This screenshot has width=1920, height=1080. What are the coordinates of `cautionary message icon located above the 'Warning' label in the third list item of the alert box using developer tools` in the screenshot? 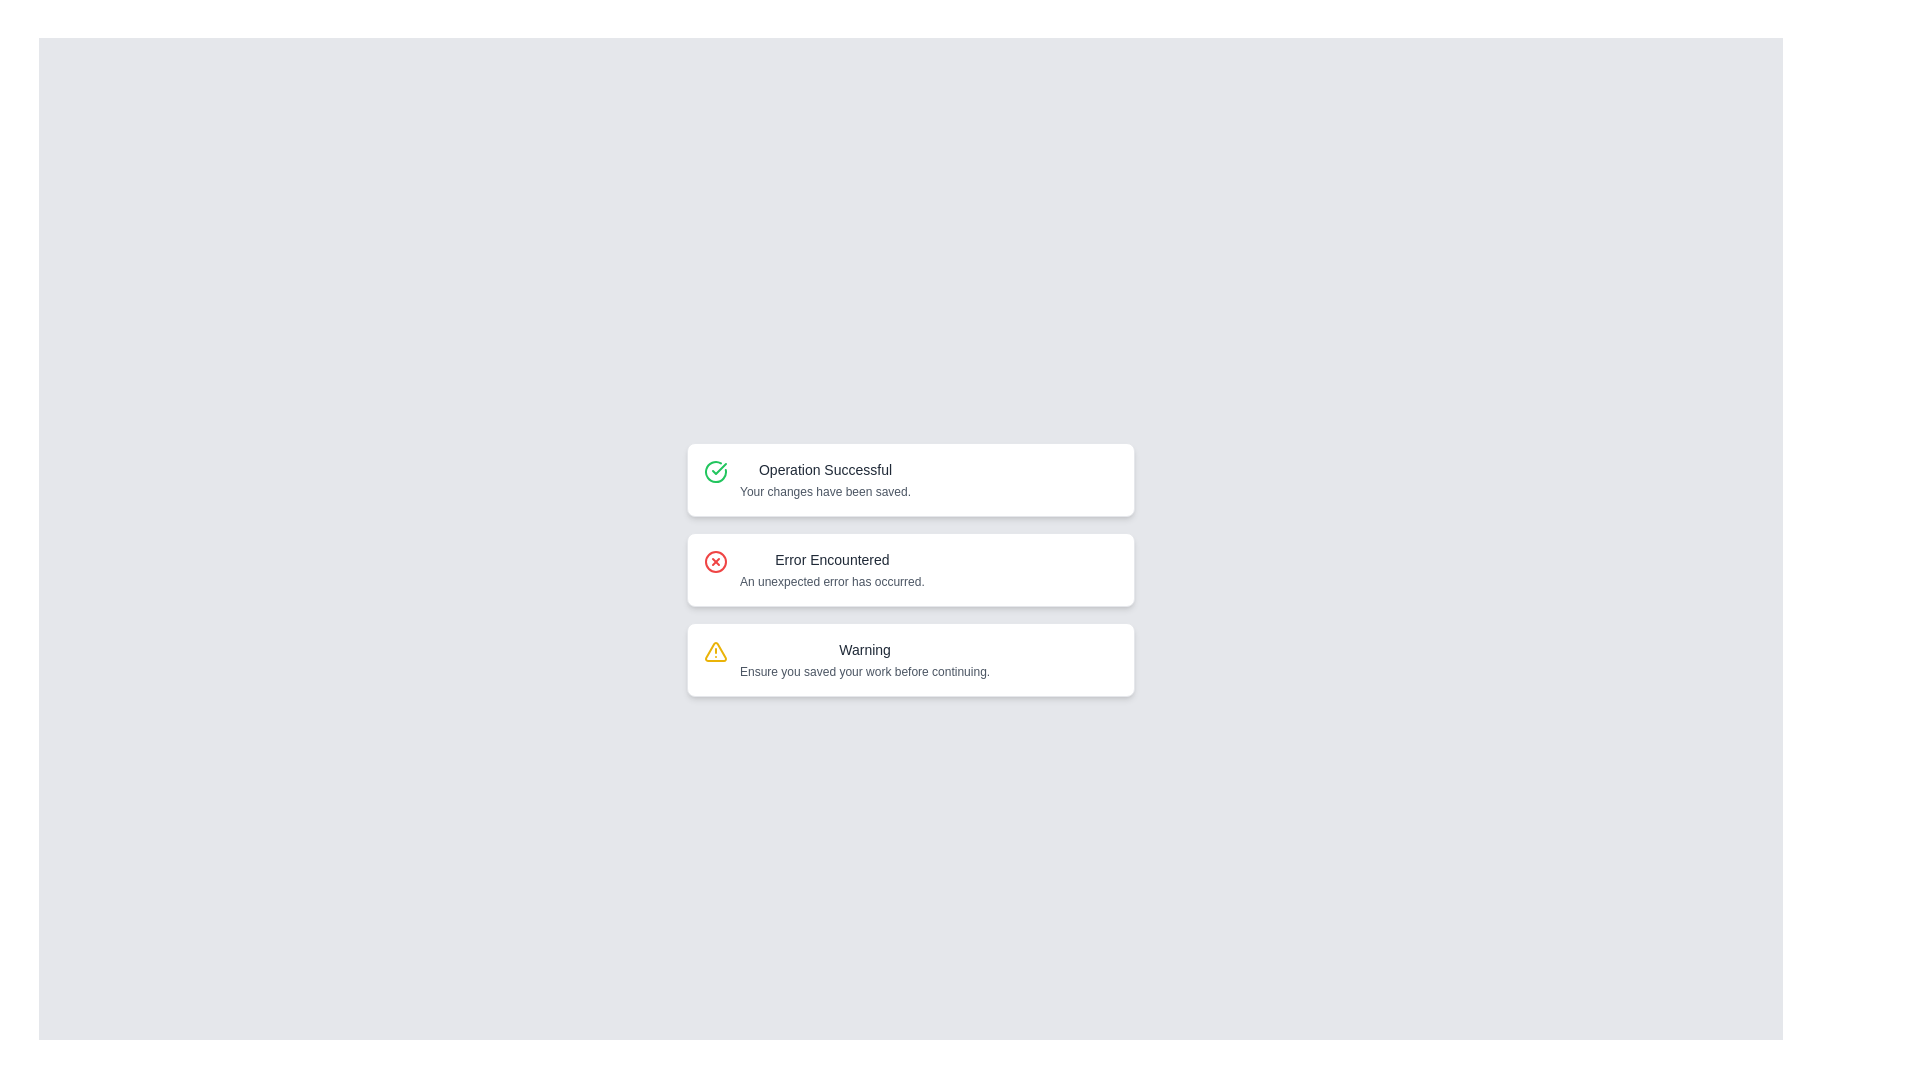 It's located at (715, 651).